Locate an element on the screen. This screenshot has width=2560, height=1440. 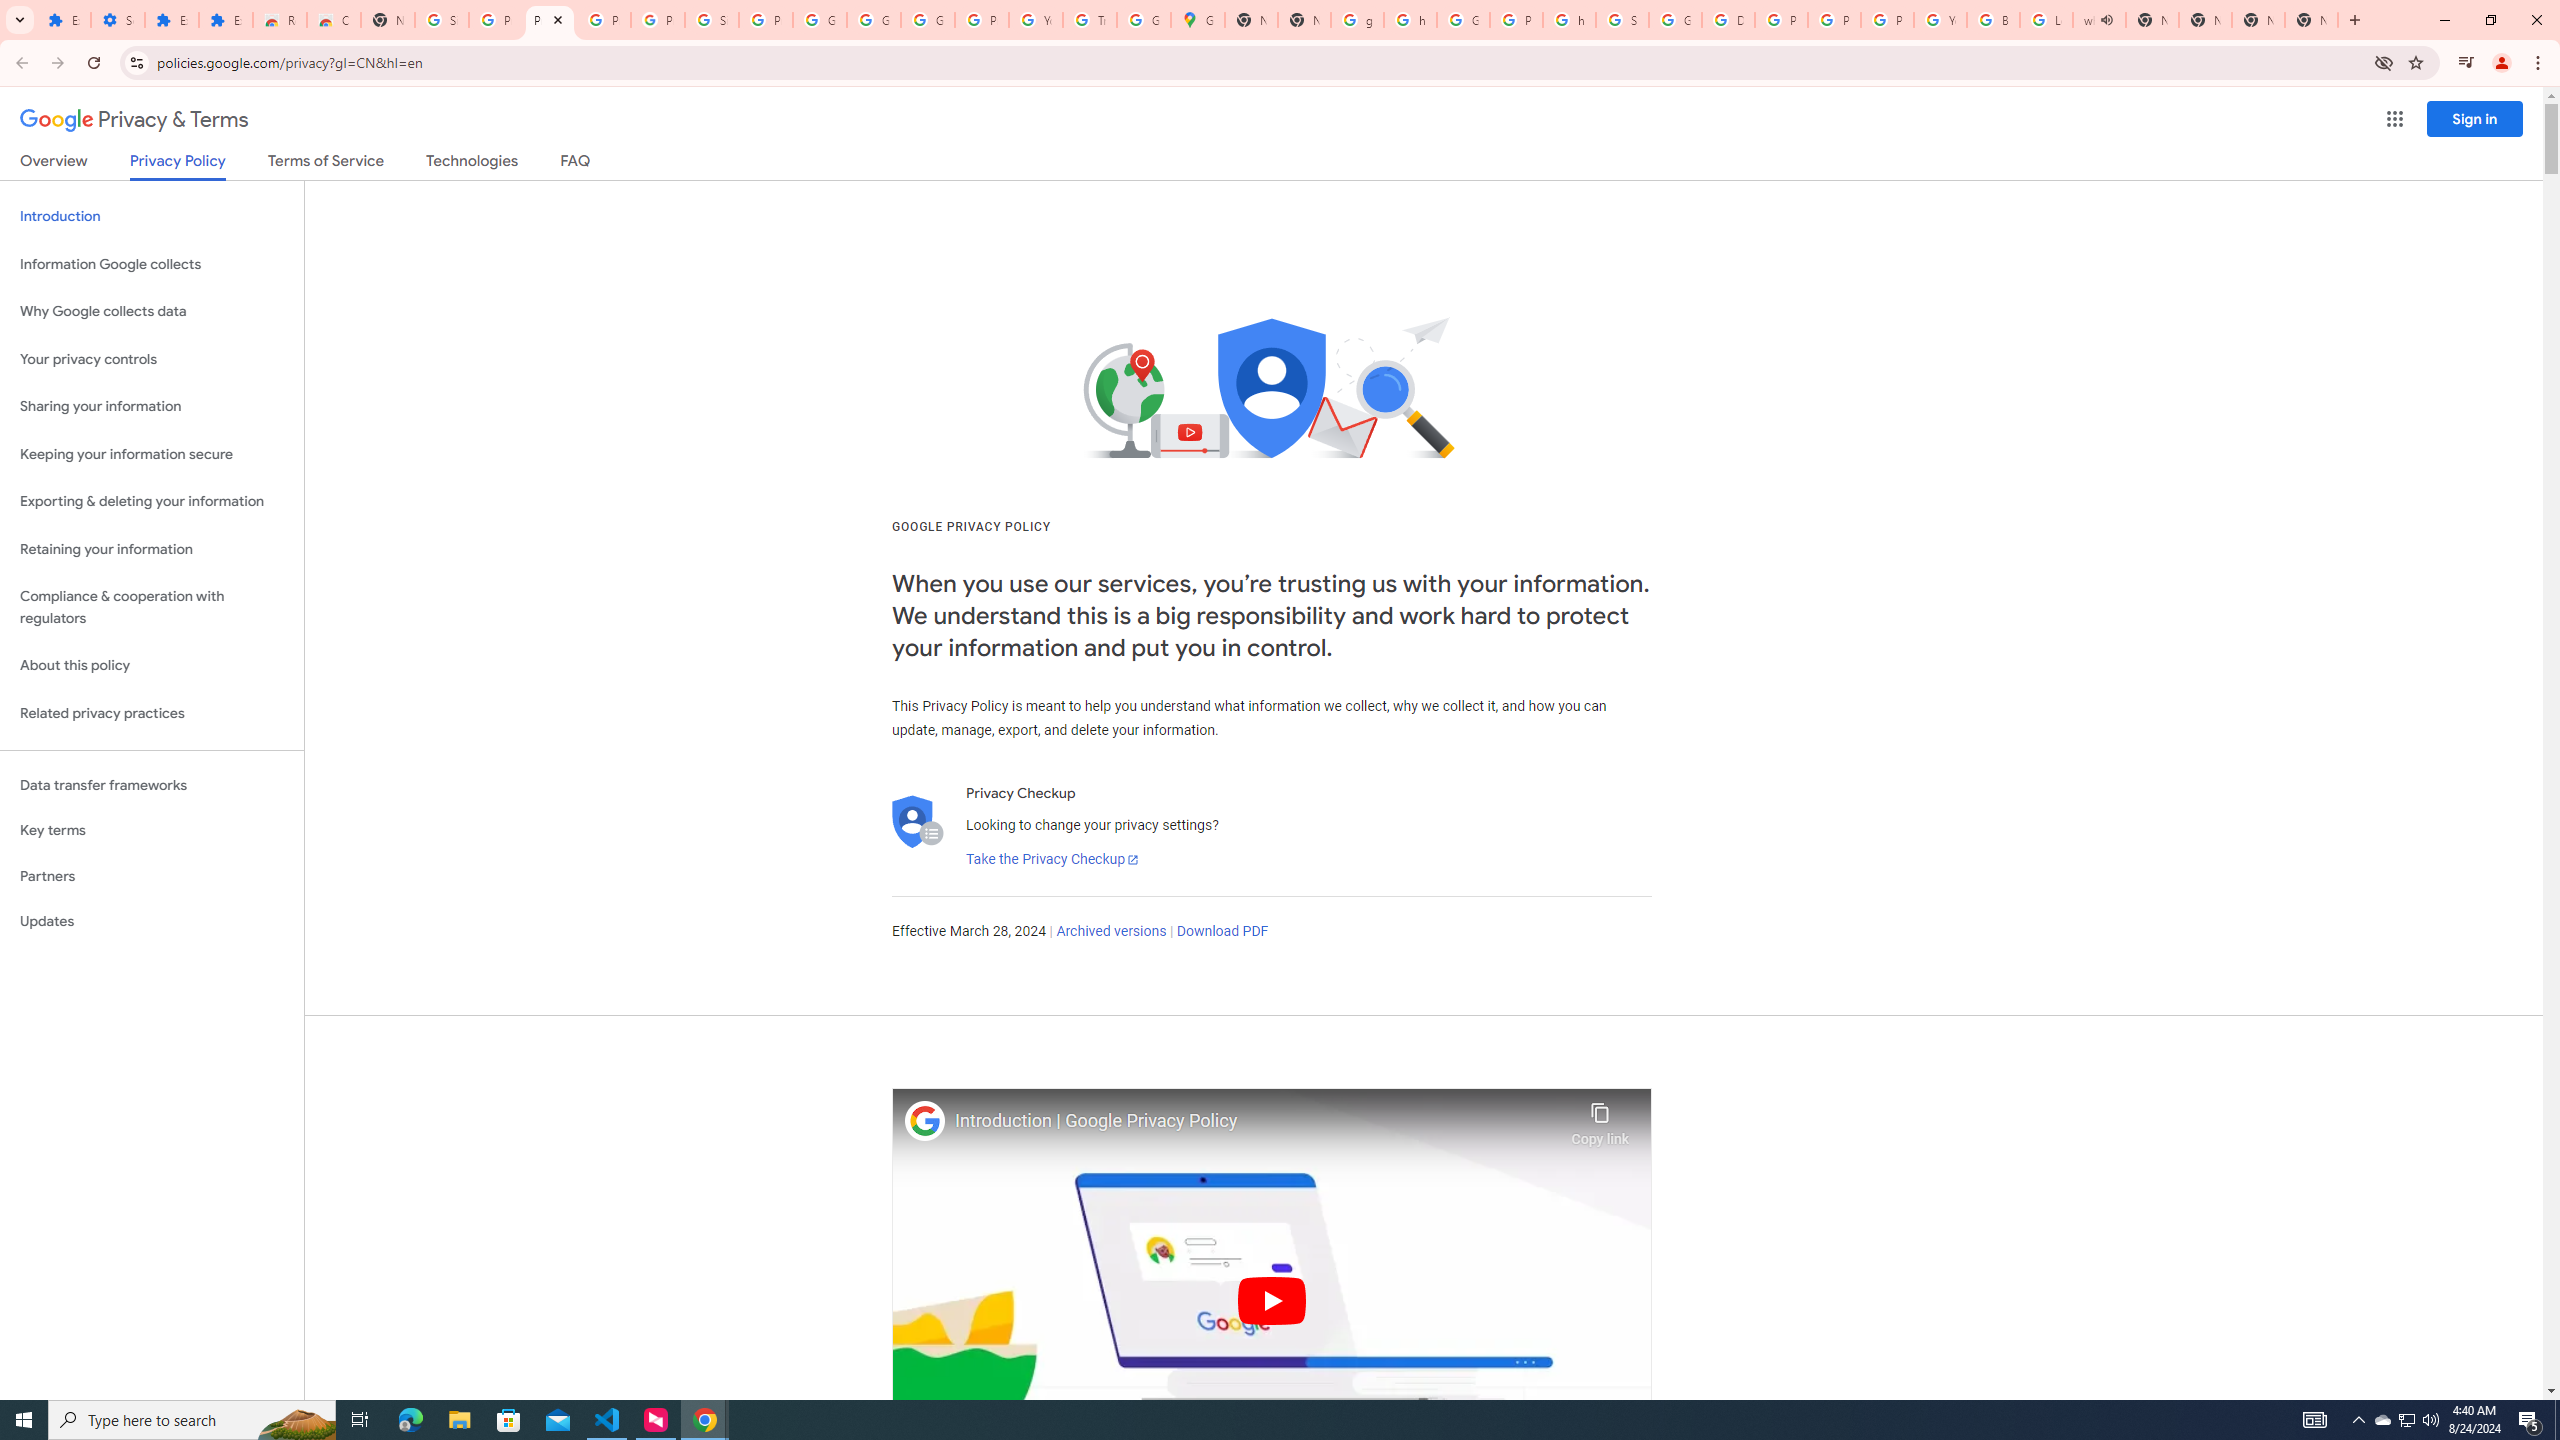
'Chrome Web Store - Themes' is located at coordinates (334, 19).